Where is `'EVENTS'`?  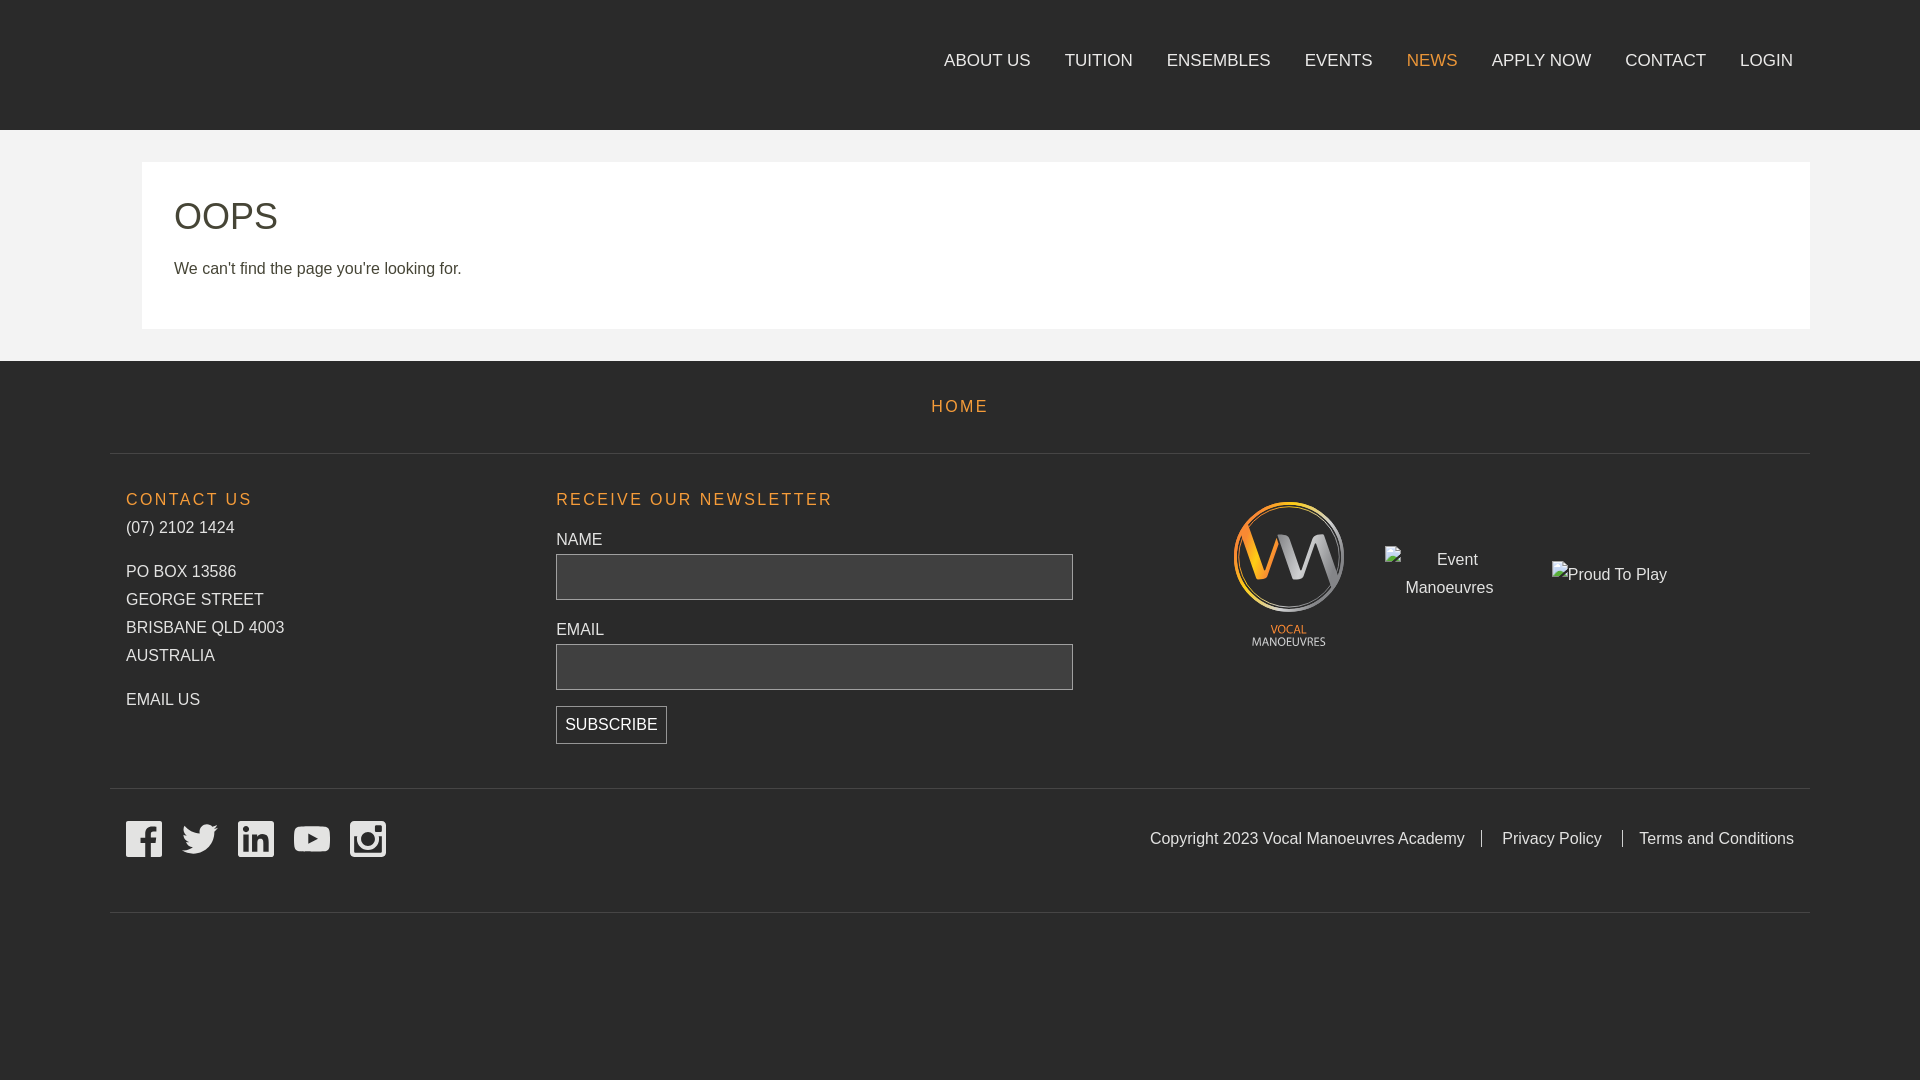 'EVENTS' is located at coordinates (1339, 68).